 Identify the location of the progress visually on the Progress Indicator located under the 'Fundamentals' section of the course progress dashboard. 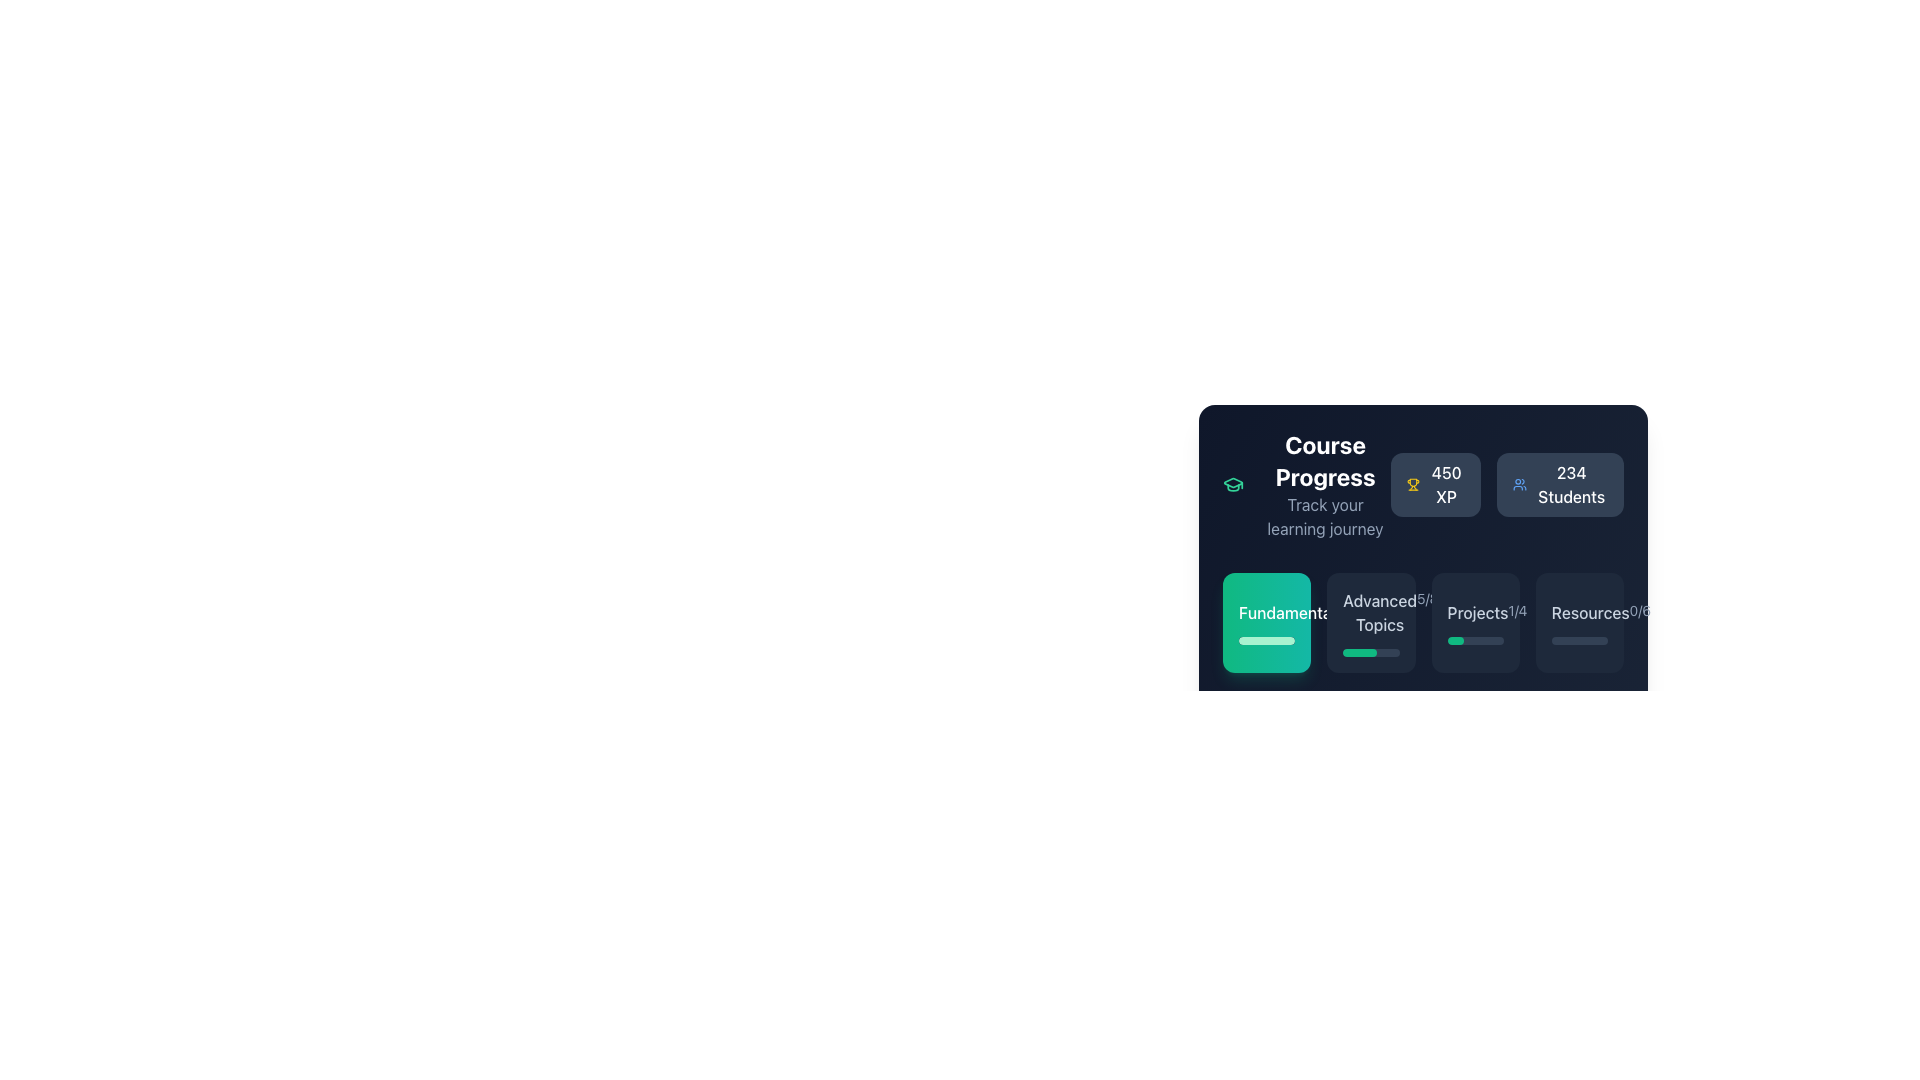
(1455, 640).